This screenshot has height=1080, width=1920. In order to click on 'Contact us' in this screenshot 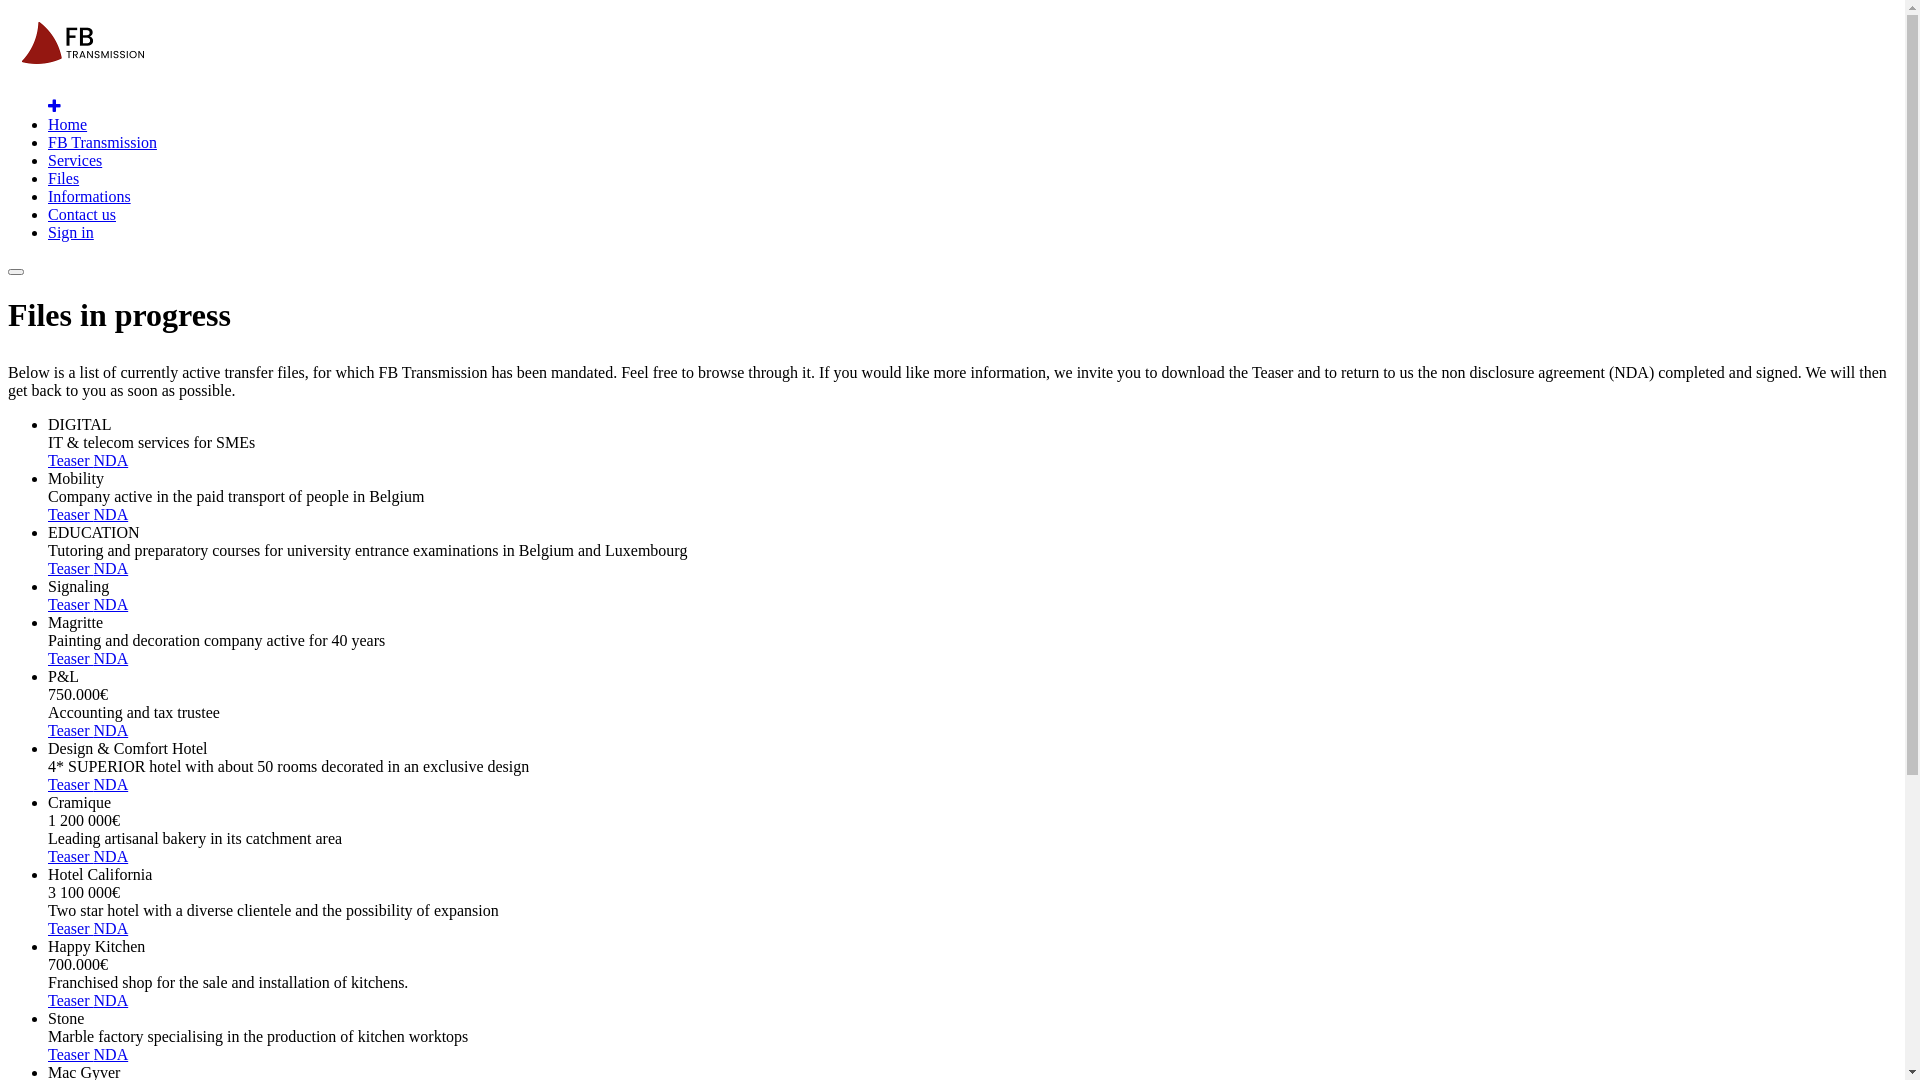, I will do `click(80, 214)`.